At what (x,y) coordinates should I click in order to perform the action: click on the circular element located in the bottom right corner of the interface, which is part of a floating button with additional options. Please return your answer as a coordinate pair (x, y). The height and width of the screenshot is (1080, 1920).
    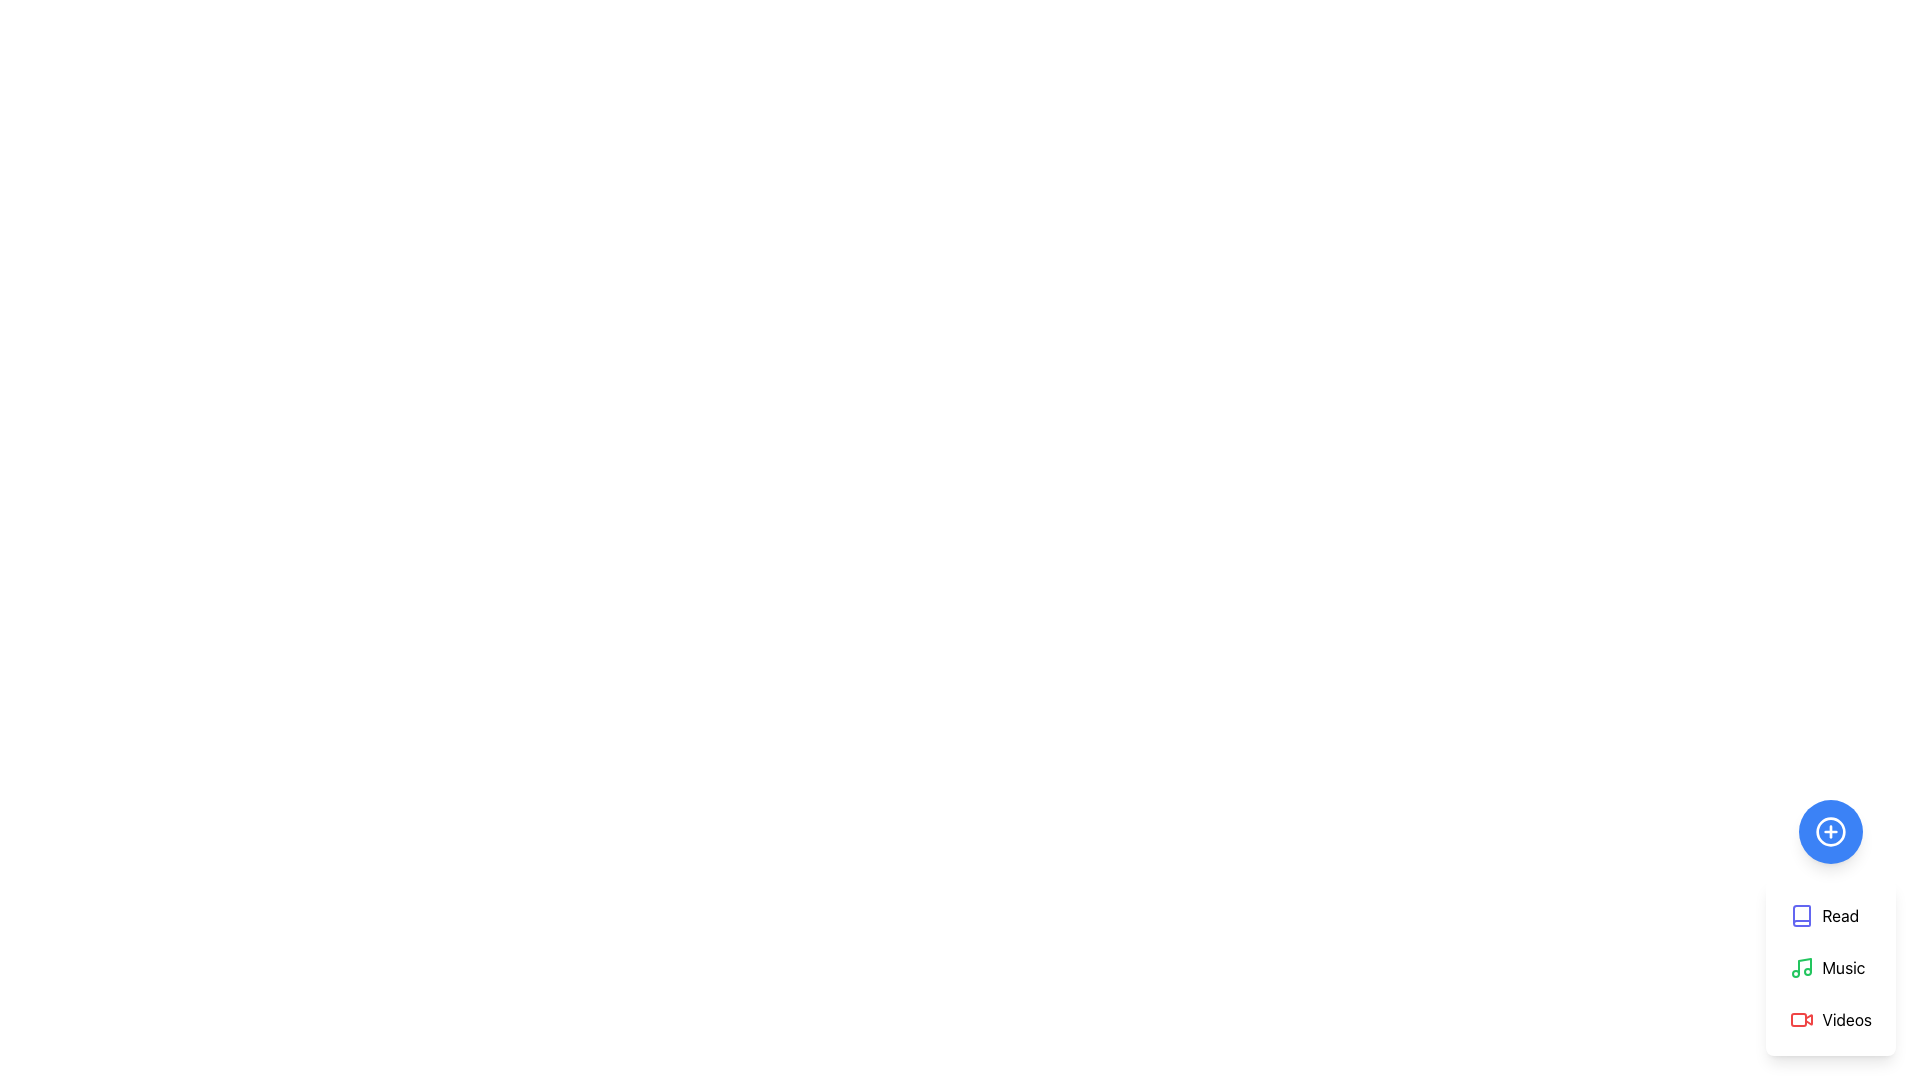
    Looking at the image, I should click on (1831, 832).